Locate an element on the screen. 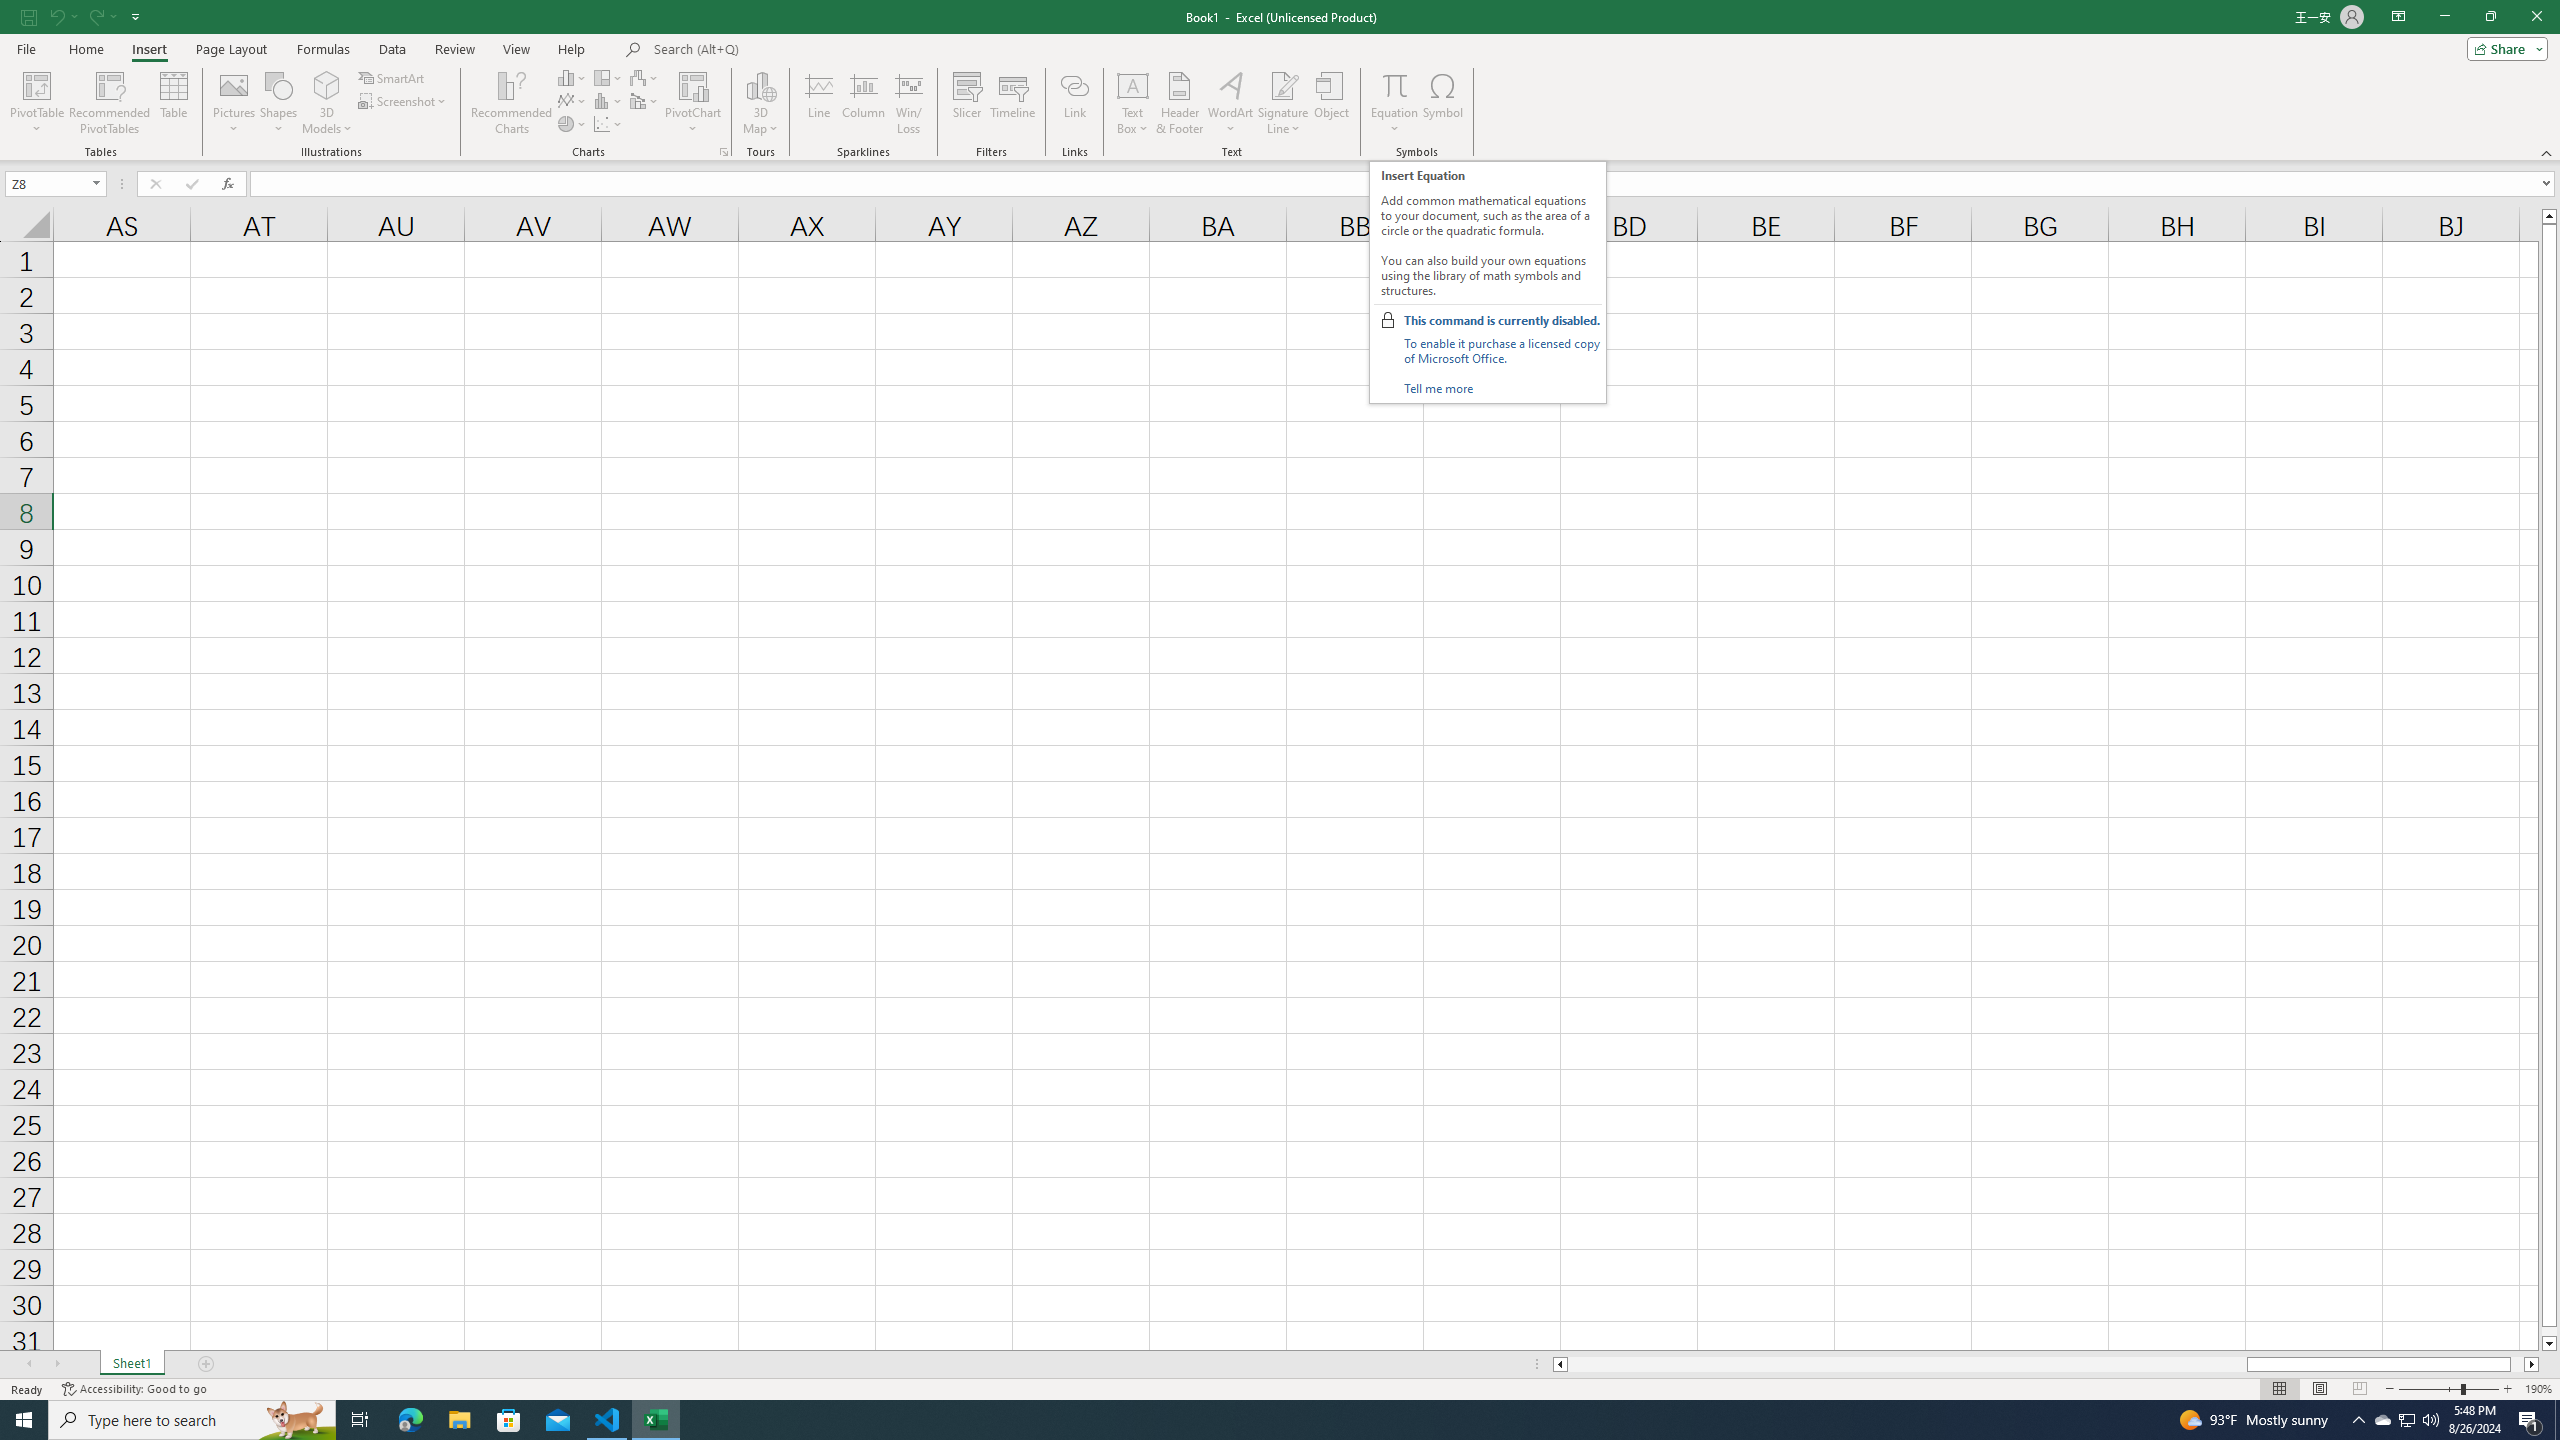  'Slicer...' is located at coordinates (966, 103).